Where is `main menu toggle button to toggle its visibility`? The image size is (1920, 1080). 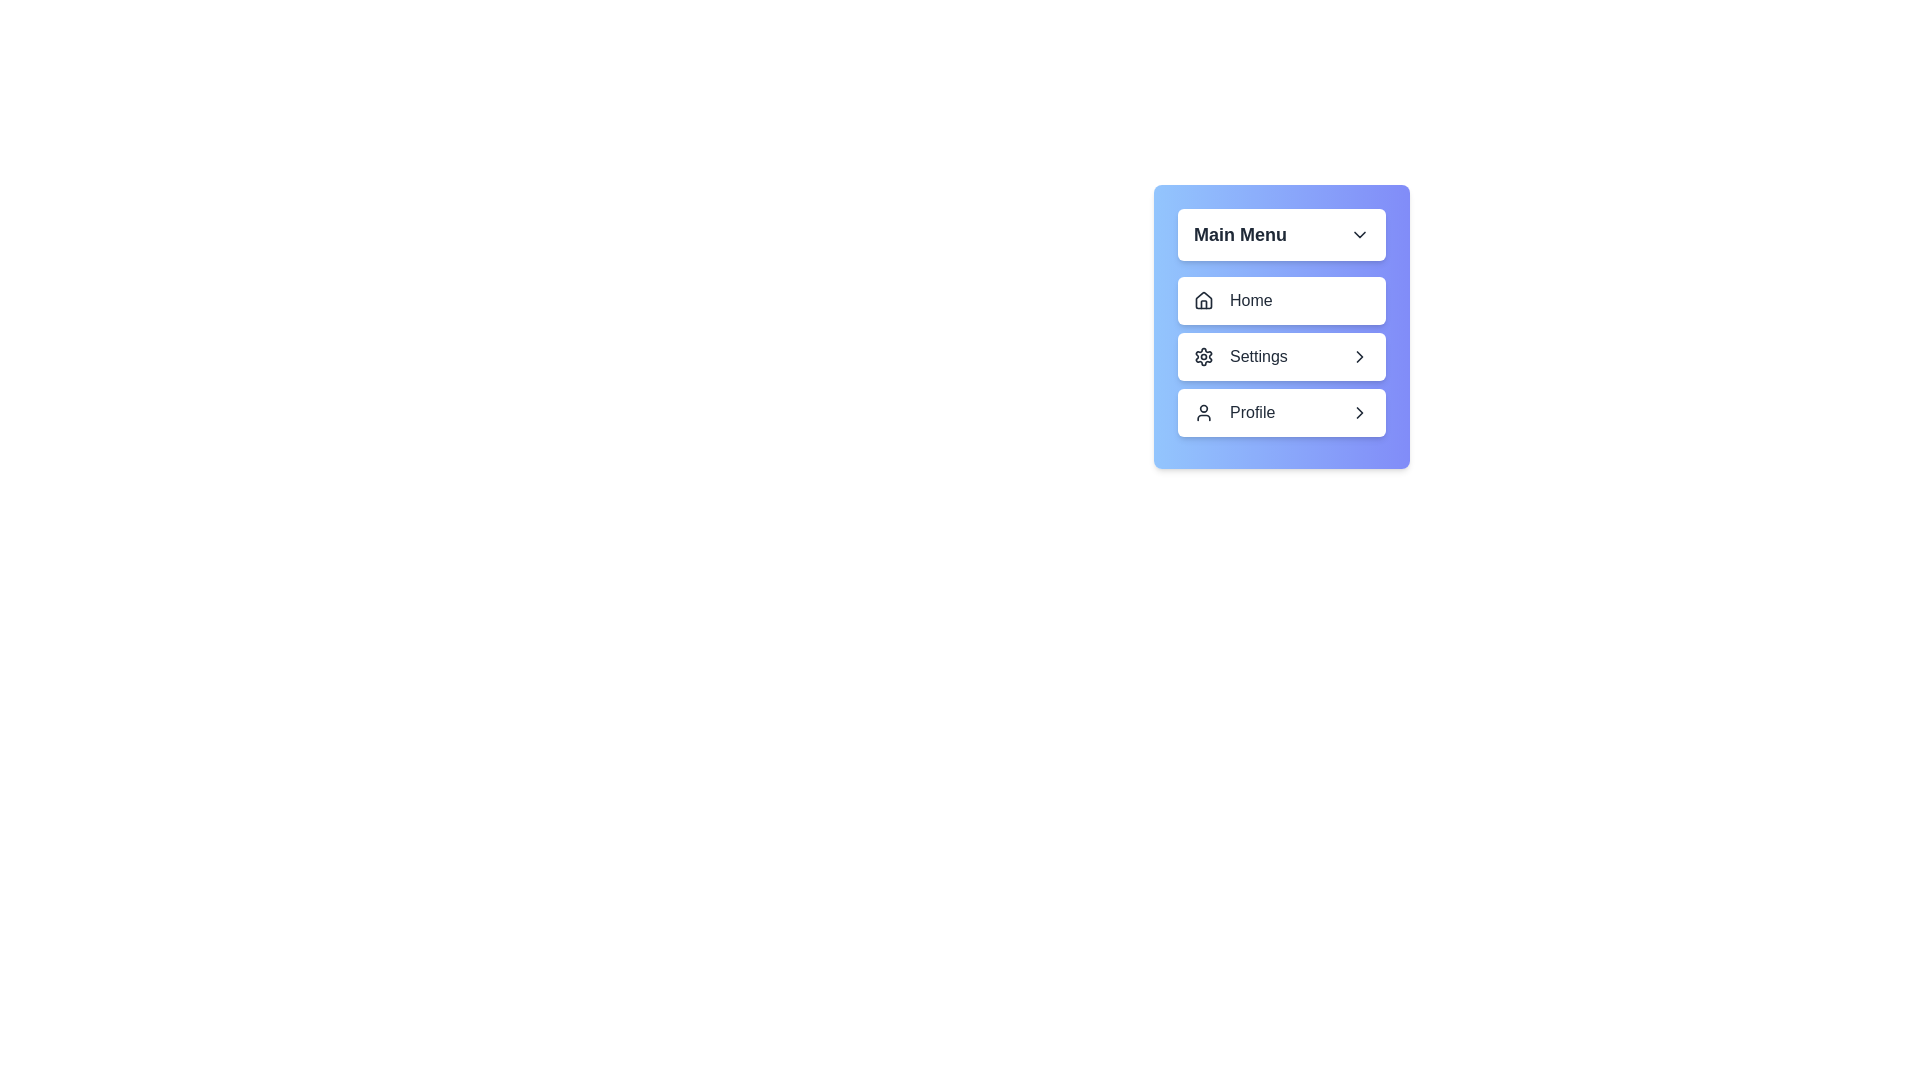
main menu toggle button to toggle its visibility is located at coordinates (1281, 234).